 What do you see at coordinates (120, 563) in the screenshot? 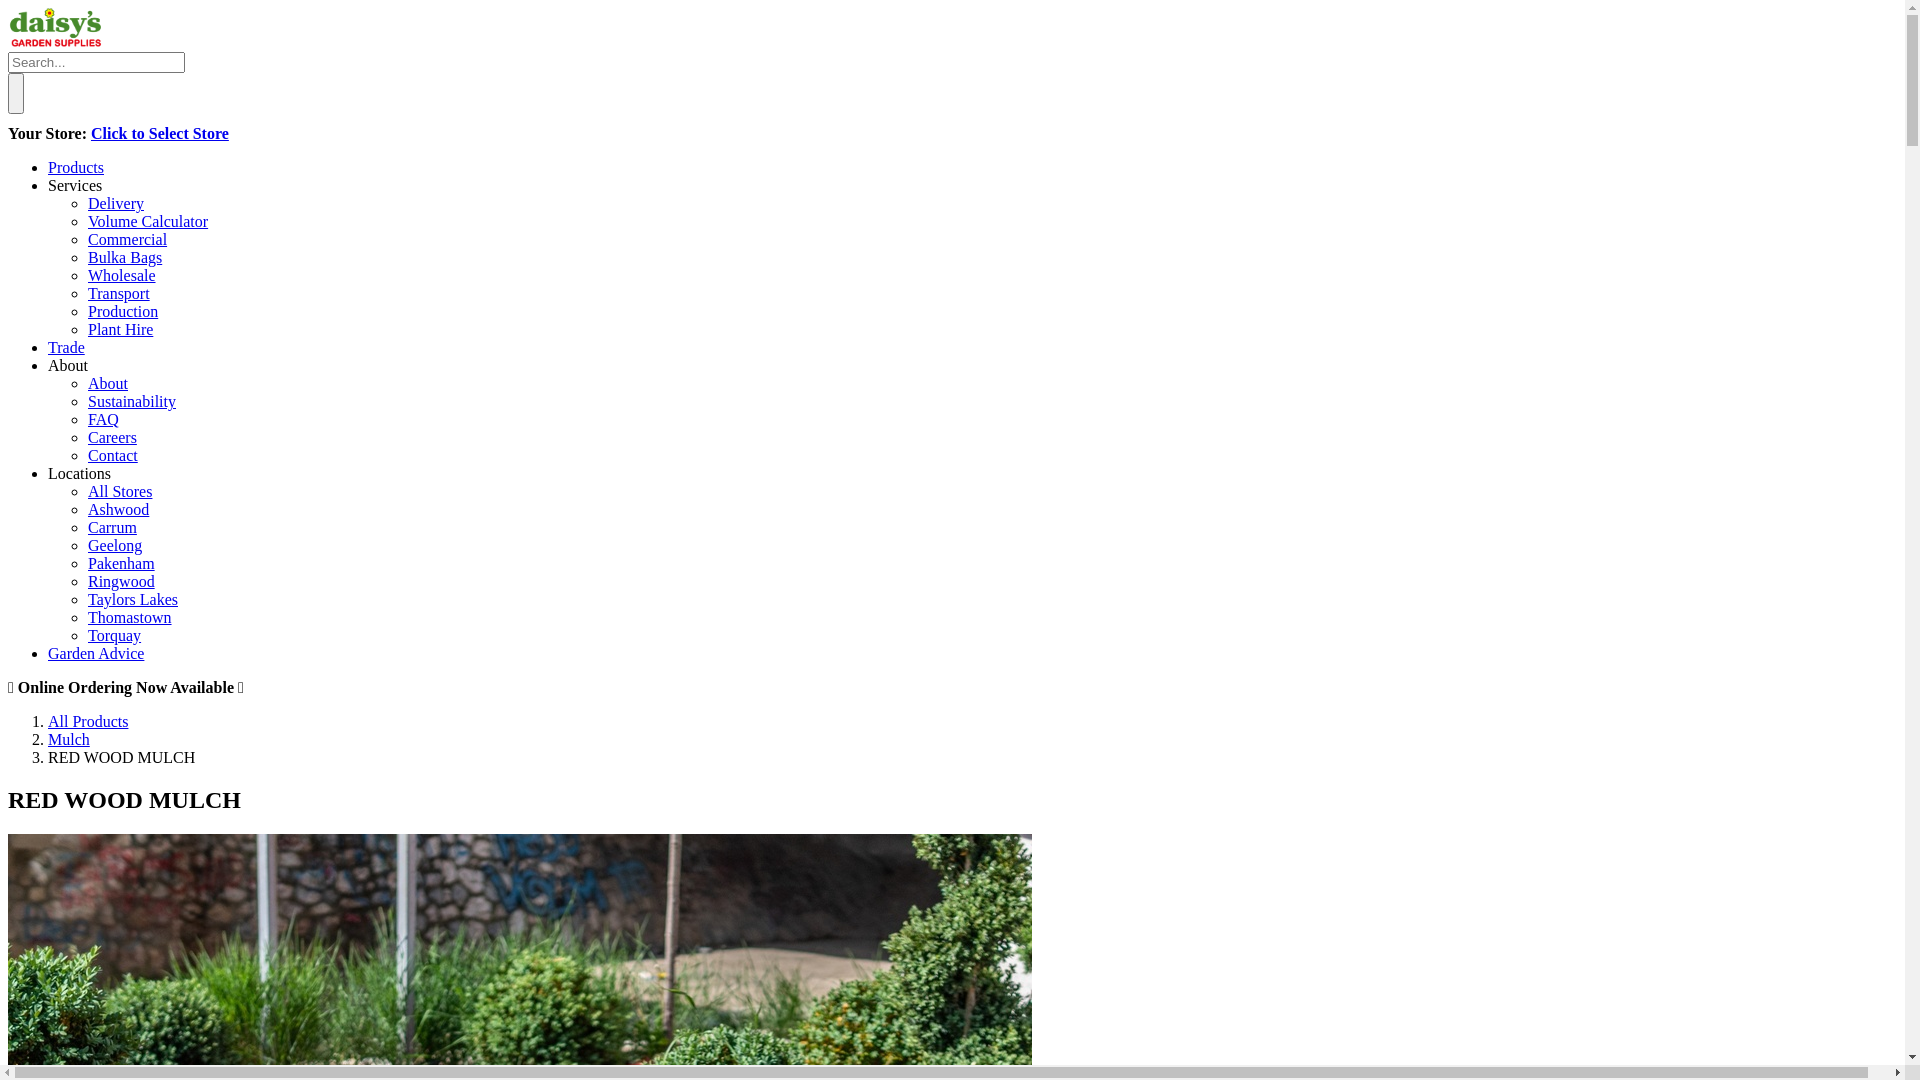
I see `'Pakenham'` at bounding box center [120, 563].